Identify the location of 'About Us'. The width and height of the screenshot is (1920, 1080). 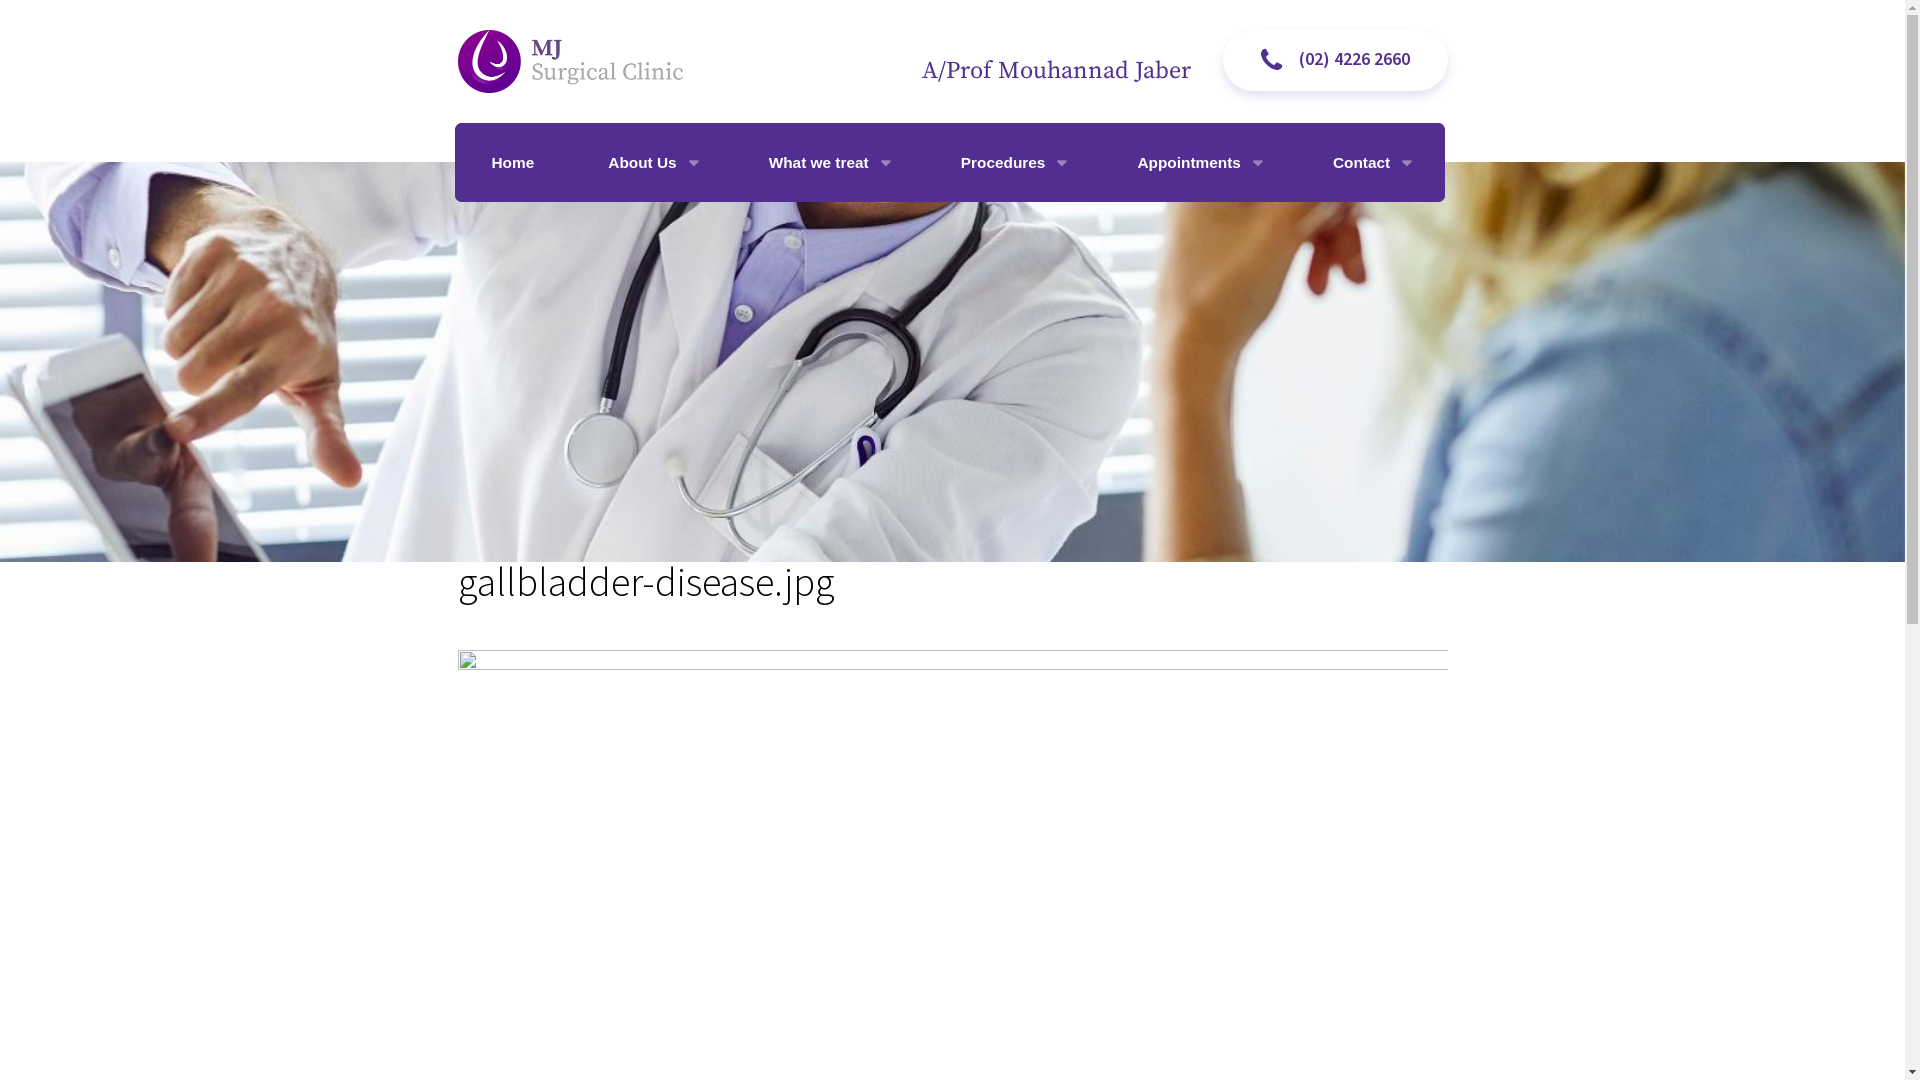
(651, 161).